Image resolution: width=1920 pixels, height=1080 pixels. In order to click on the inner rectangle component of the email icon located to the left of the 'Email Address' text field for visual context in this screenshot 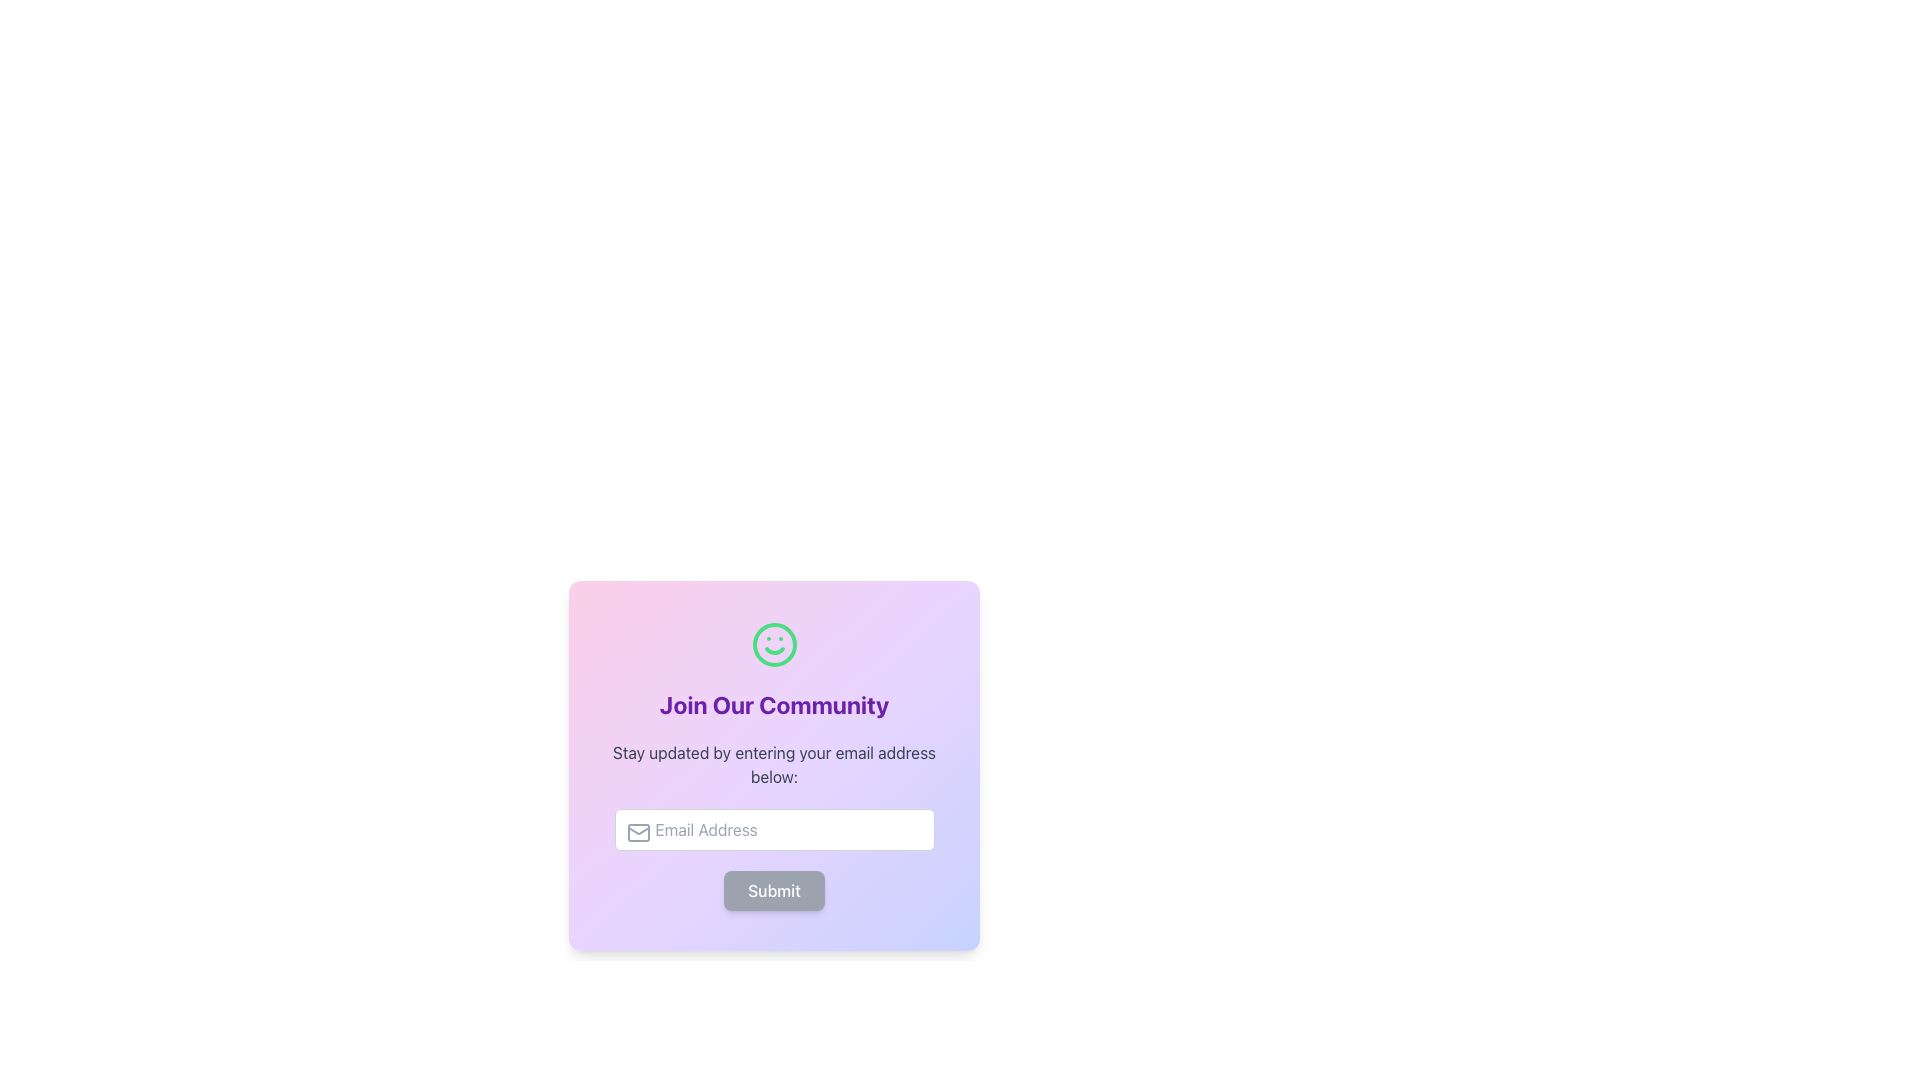, I will do `click(637, 833)`.